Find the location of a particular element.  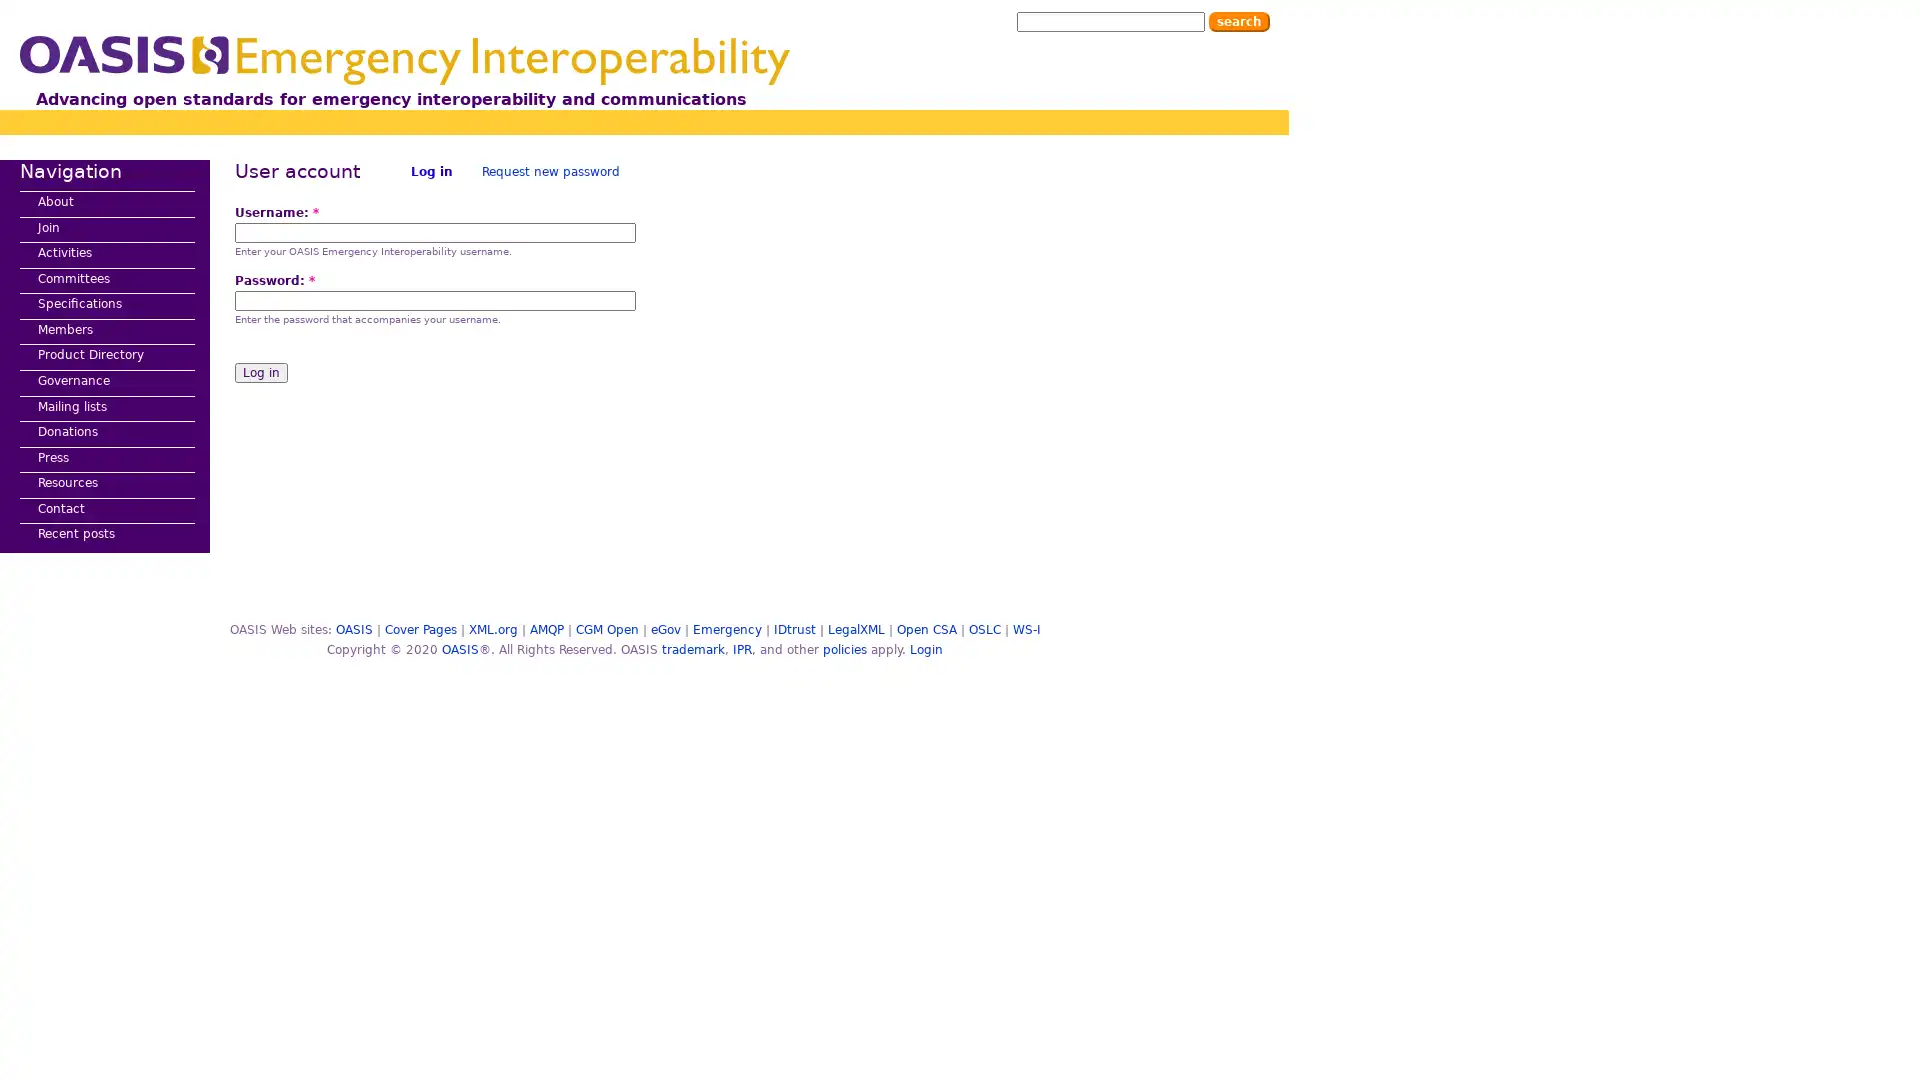

Search is located at coordinates (1238, 22).